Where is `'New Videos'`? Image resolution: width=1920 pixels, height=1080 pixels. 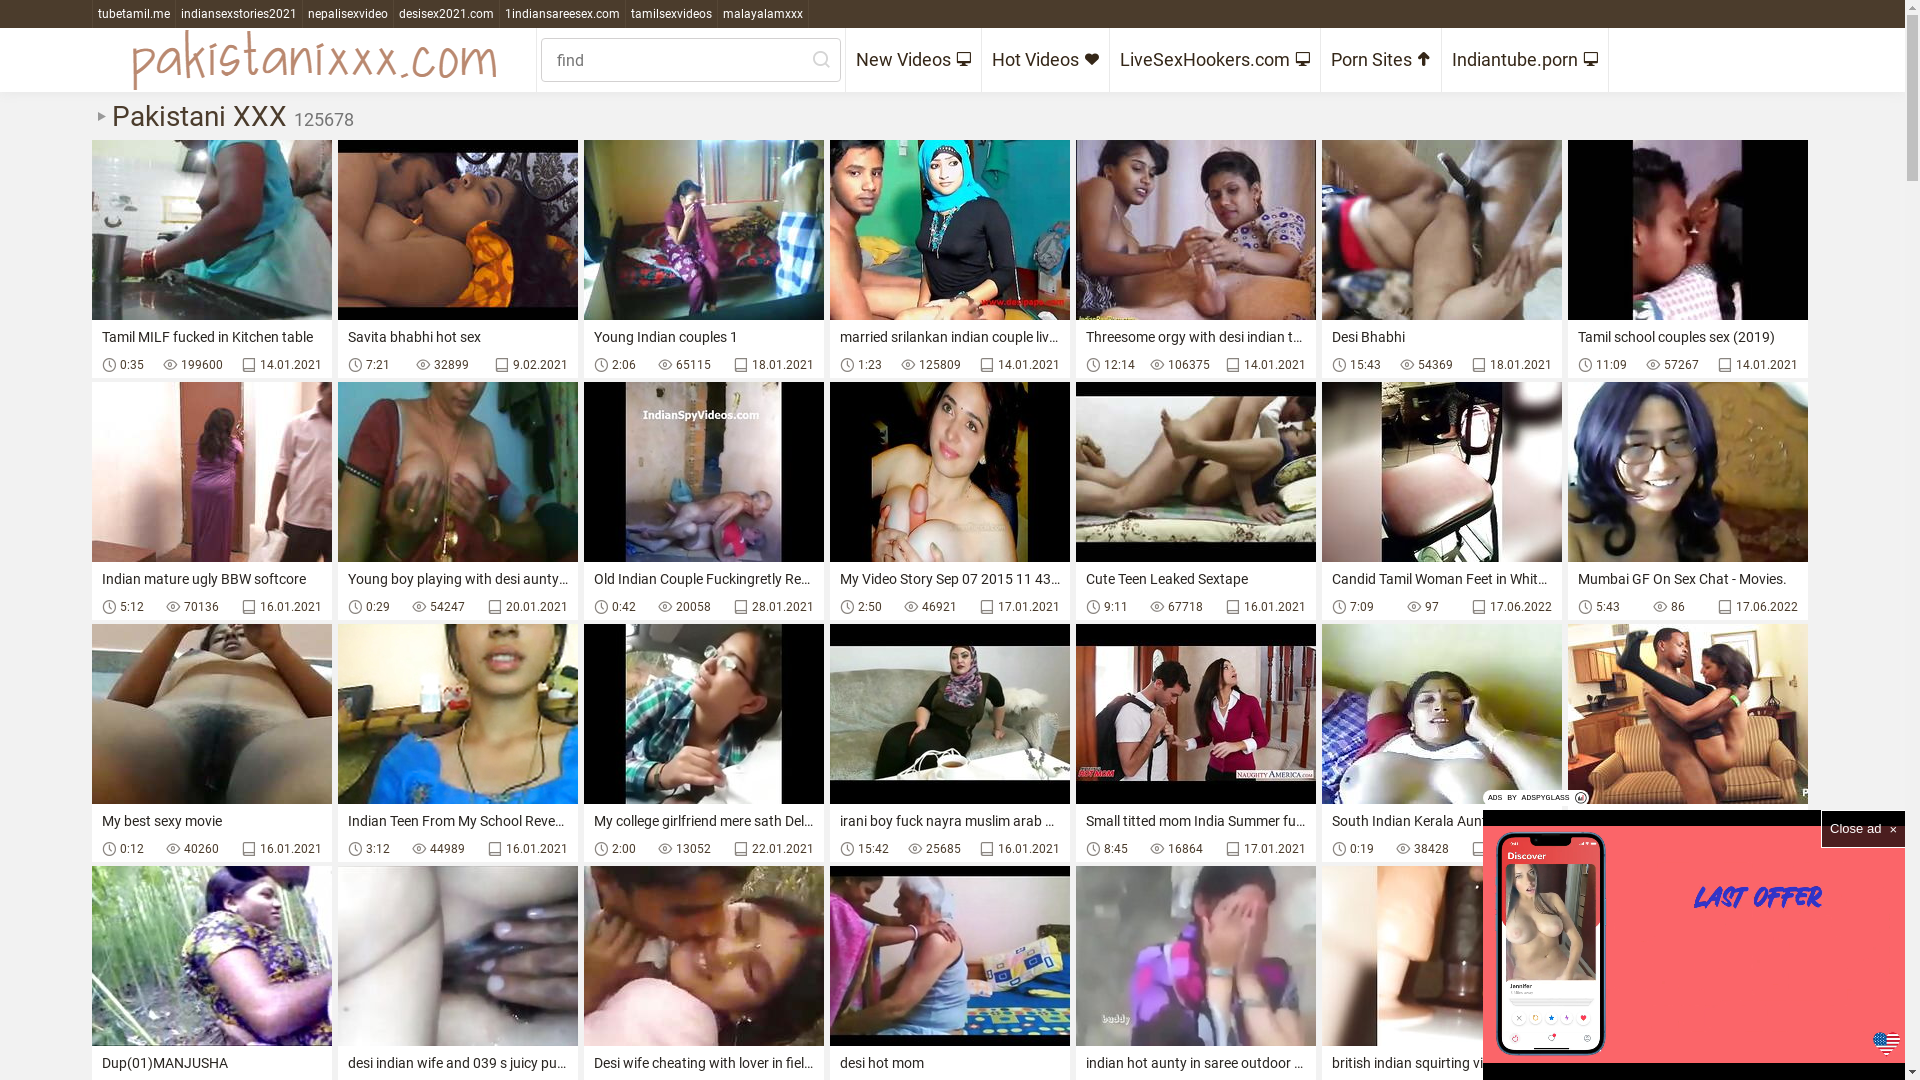
'New Videos' is located at coordinates (912, 59).